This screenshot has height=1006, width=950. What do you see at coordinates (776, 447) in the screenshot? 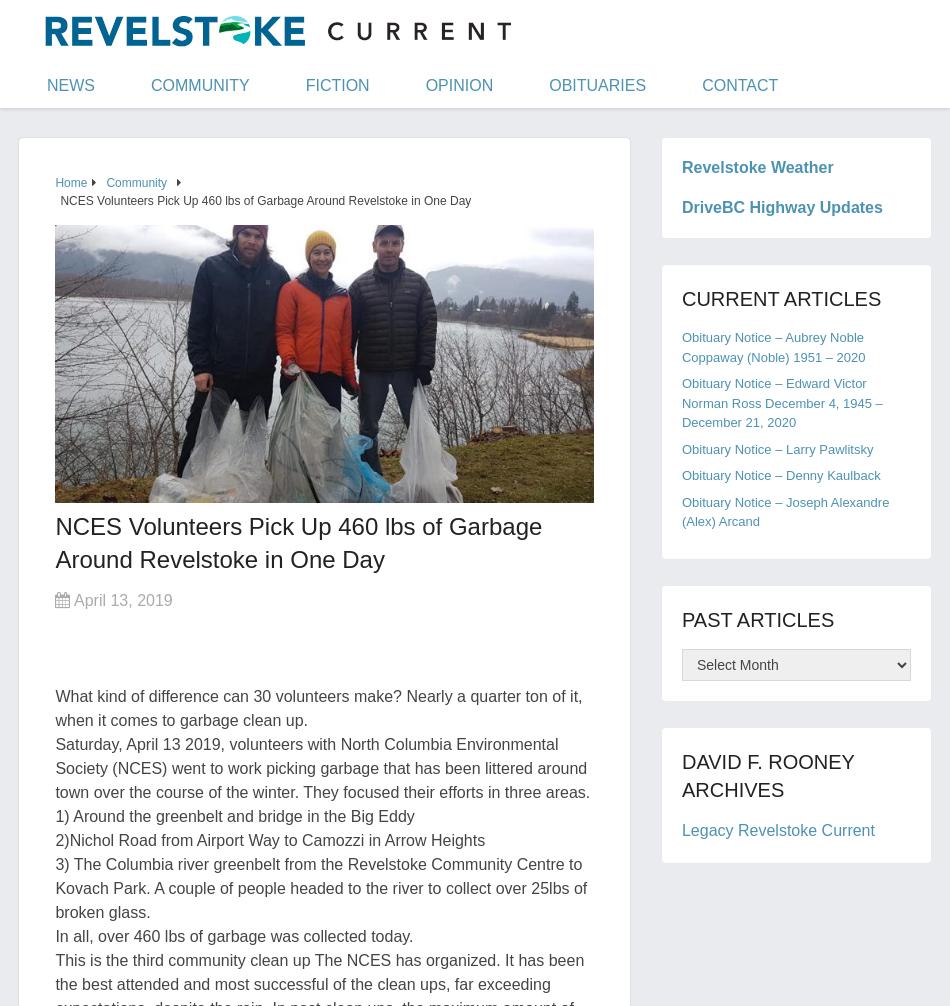
I see `'Obituary Notice – Larry Pawlitsky'` at bounding box center [776, 447].